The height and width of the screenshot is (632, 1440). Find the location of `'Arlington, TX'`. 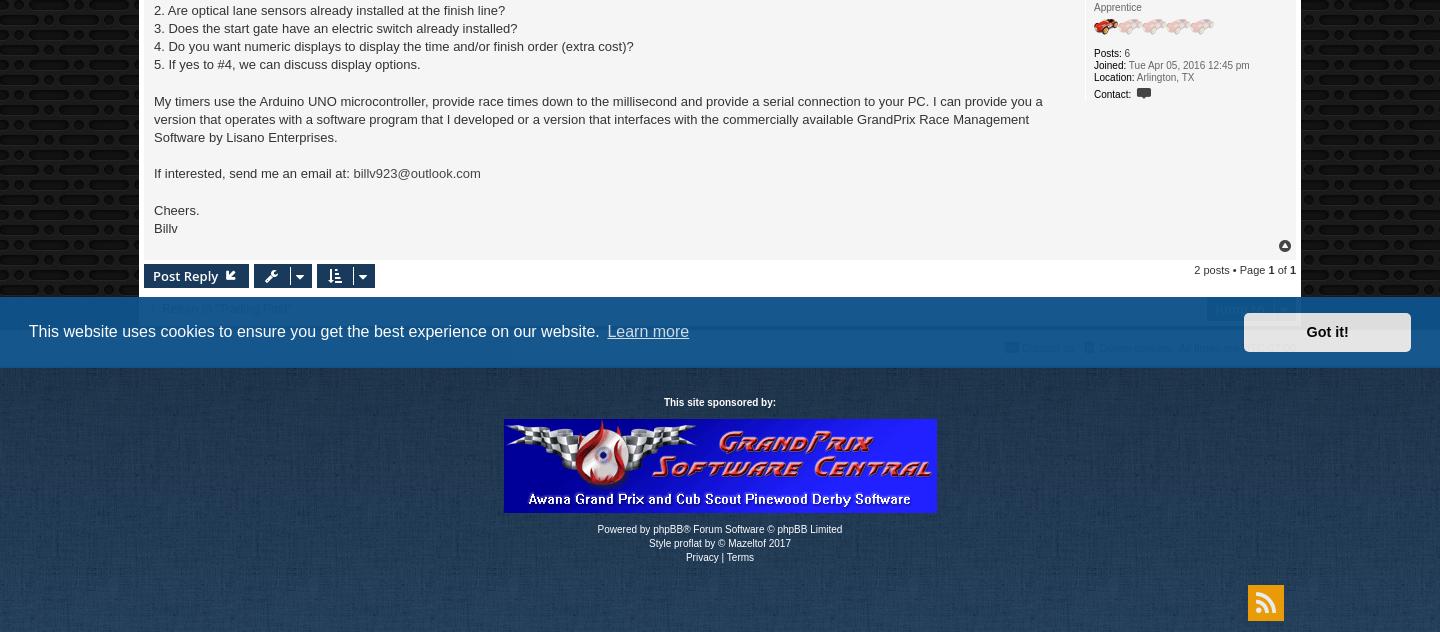

'Arlington, TX' is located at coordinates (1163, 76).